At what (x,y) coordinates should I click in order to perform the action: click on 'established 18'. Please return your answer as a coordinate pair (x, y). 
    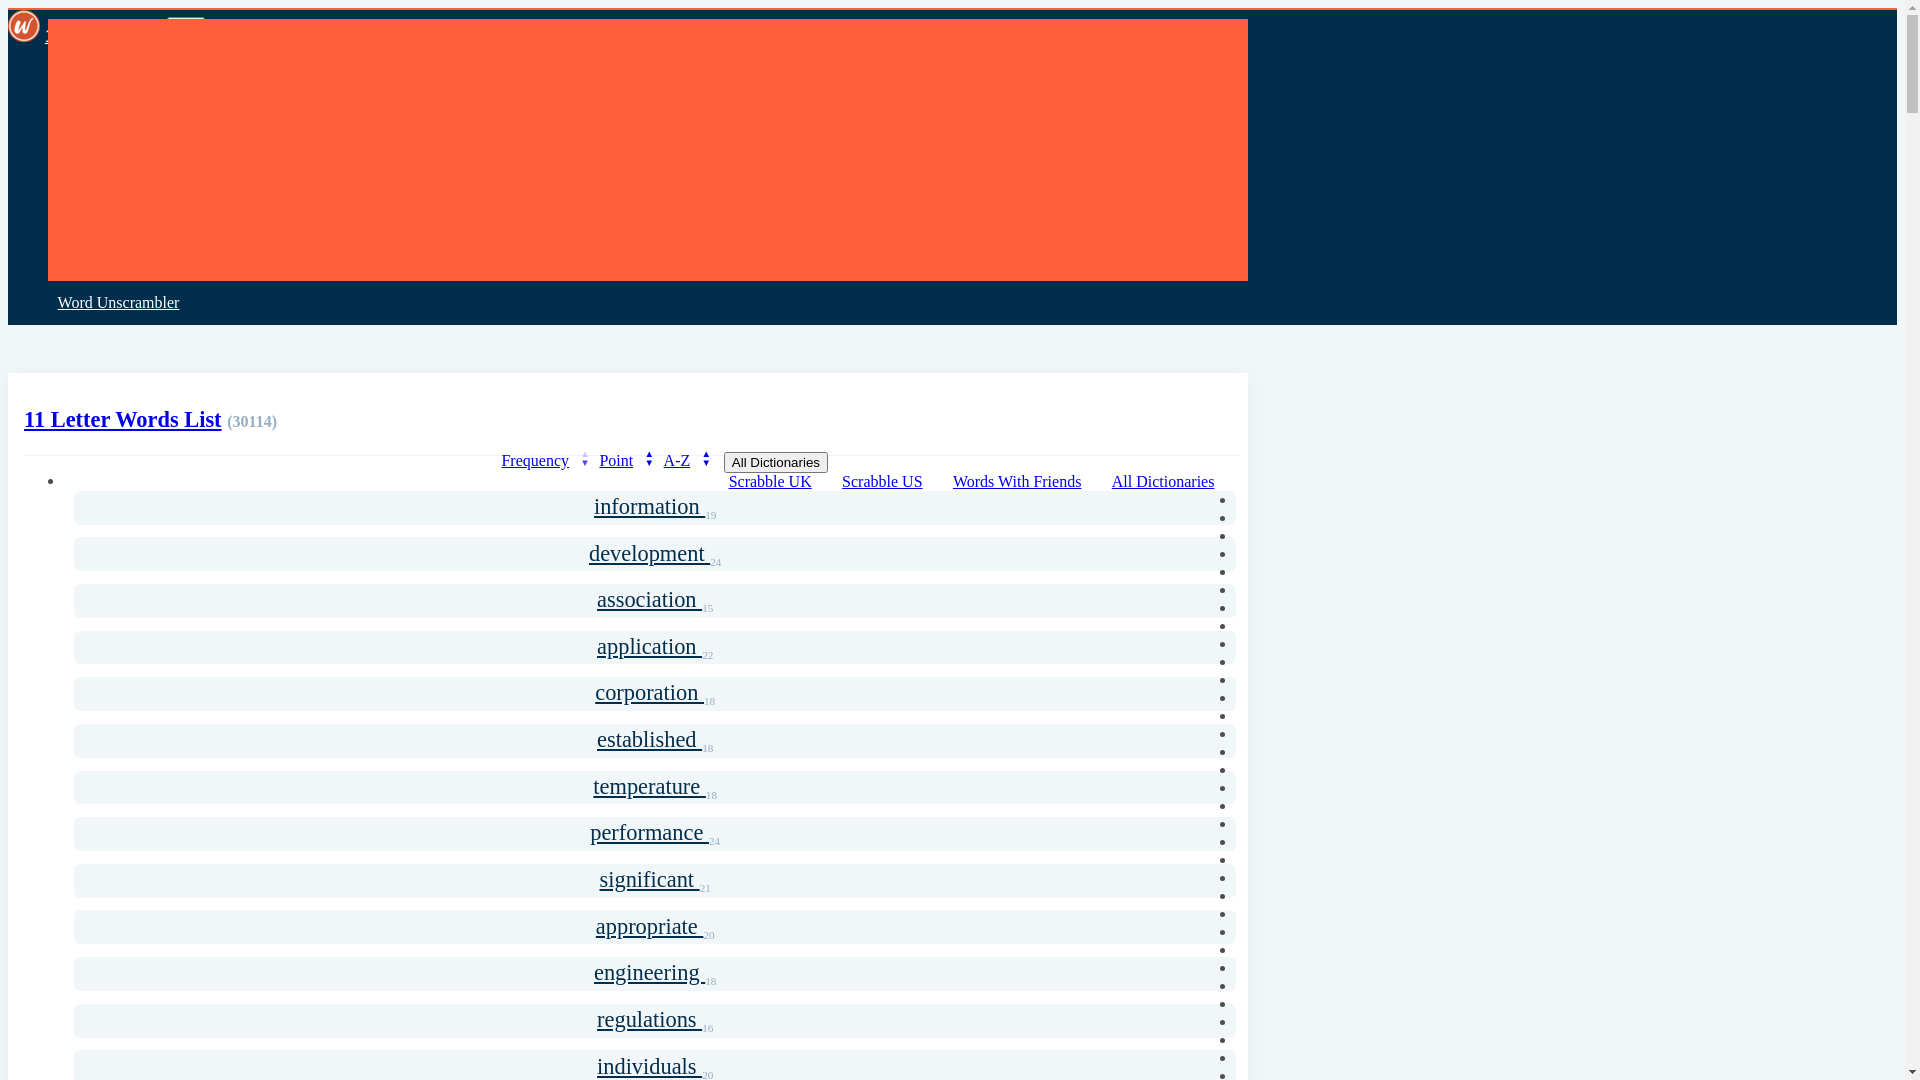
    Looking at the image, I should click on (654, 740).